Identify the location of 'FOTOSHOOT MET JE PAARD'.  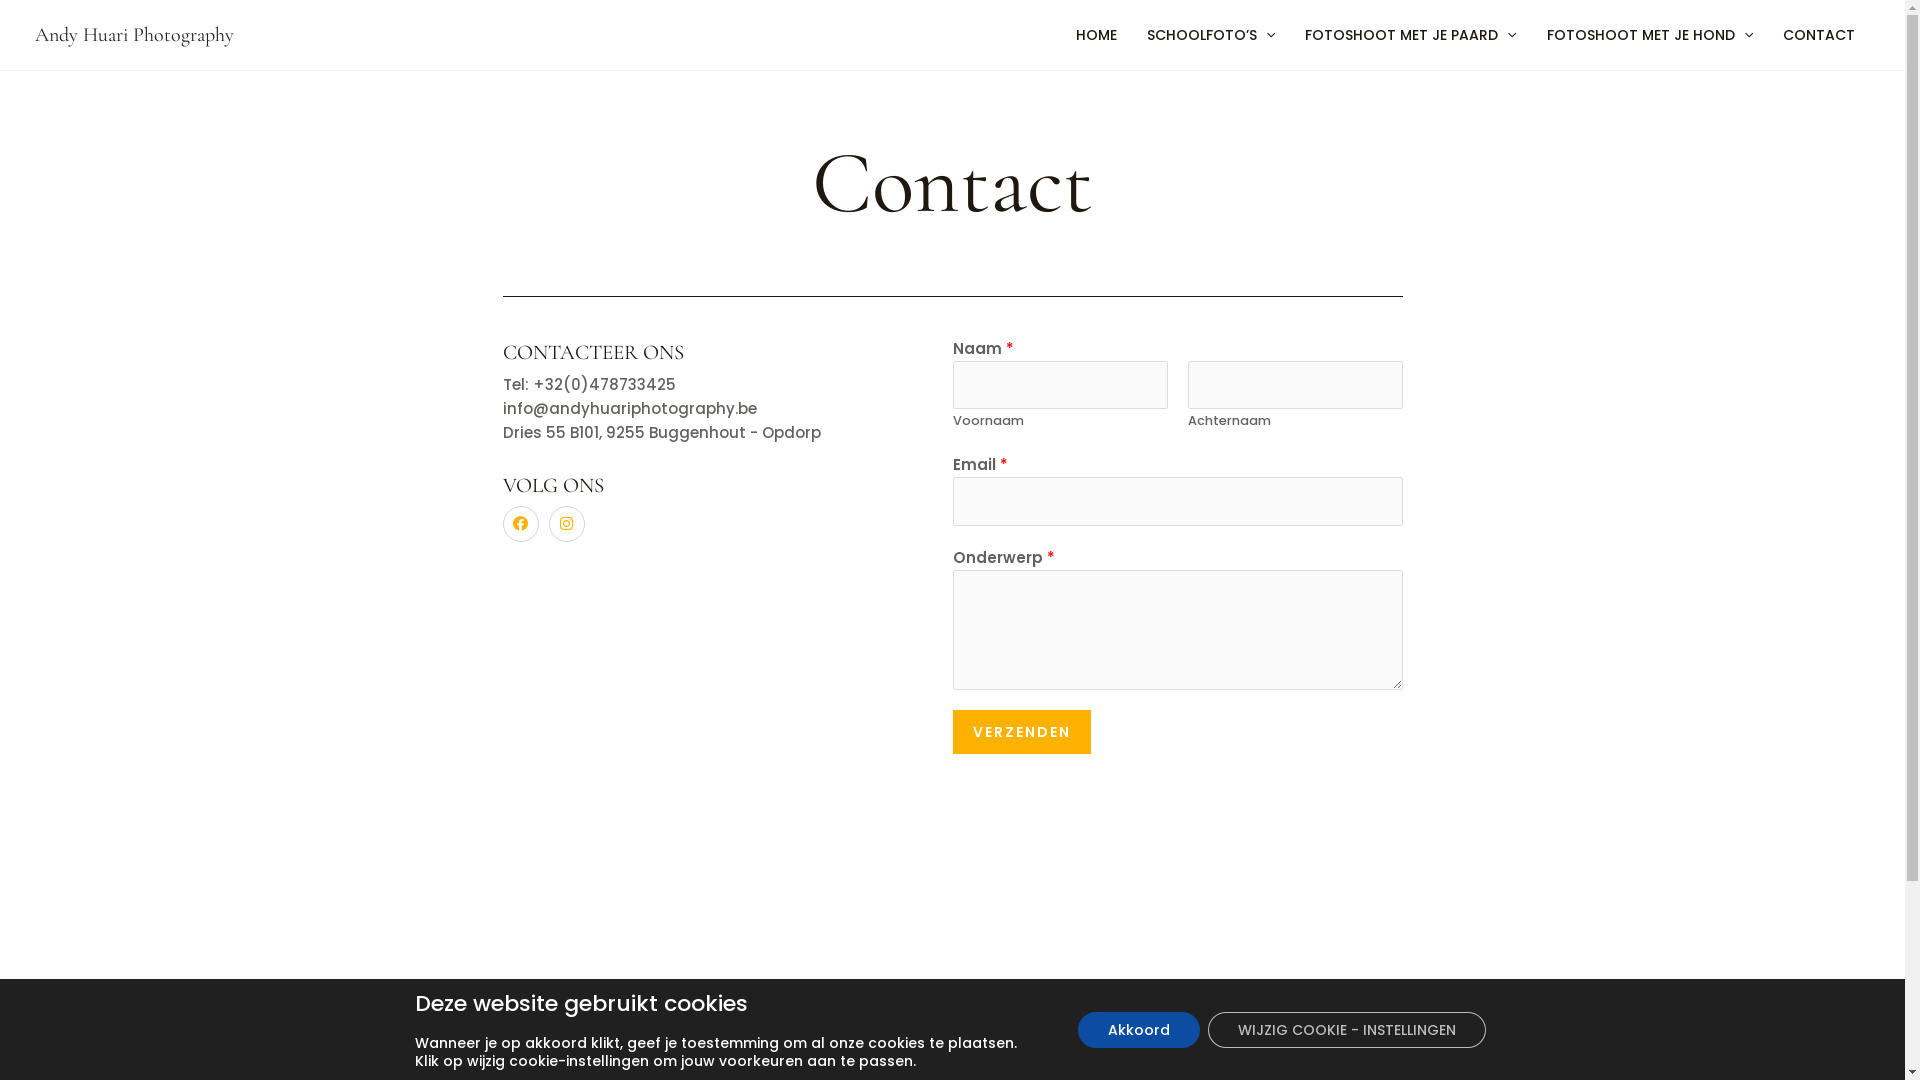
(1290, 34).